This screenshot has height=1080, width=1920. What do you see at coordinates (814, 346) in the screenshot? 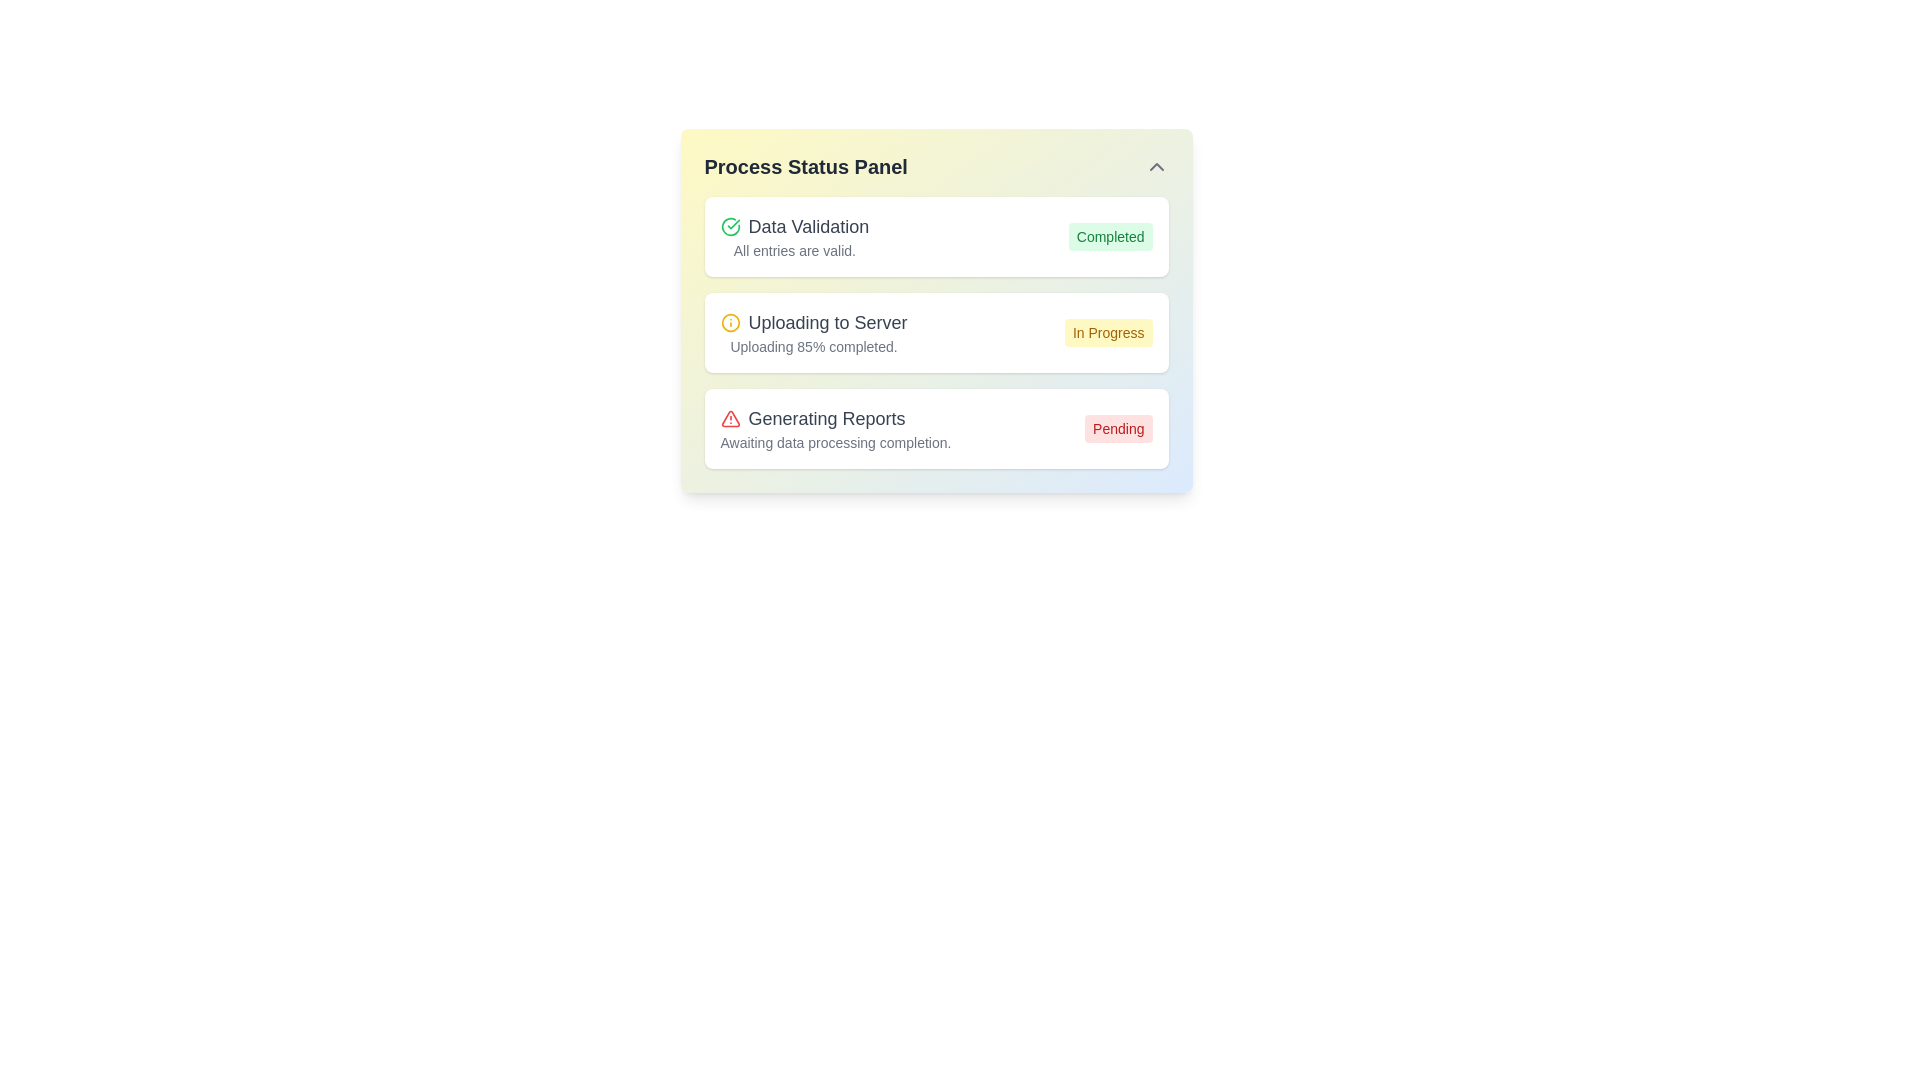
I see `message from the Text label indicating the upload progress of 85% completion, located in the second block of the 'Process Status Panel' under 'Uploading to Server'` at bounding box center [814, 346].